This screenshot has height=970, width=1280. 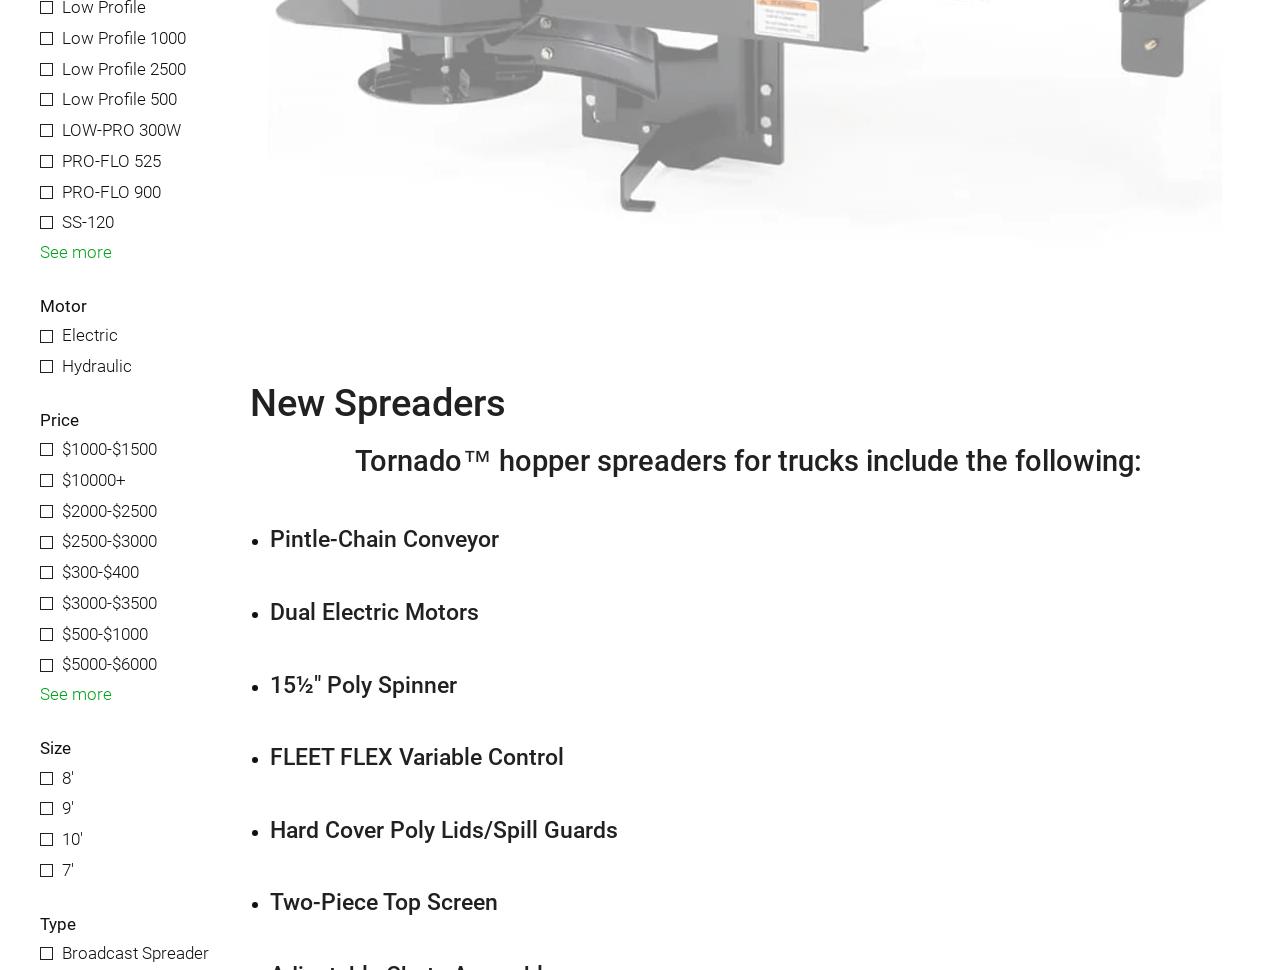 What do you see at coordinates (134, 950) in the screenshot?
I see `'Broadcast Spreader'` at bounding box center [134, 950].